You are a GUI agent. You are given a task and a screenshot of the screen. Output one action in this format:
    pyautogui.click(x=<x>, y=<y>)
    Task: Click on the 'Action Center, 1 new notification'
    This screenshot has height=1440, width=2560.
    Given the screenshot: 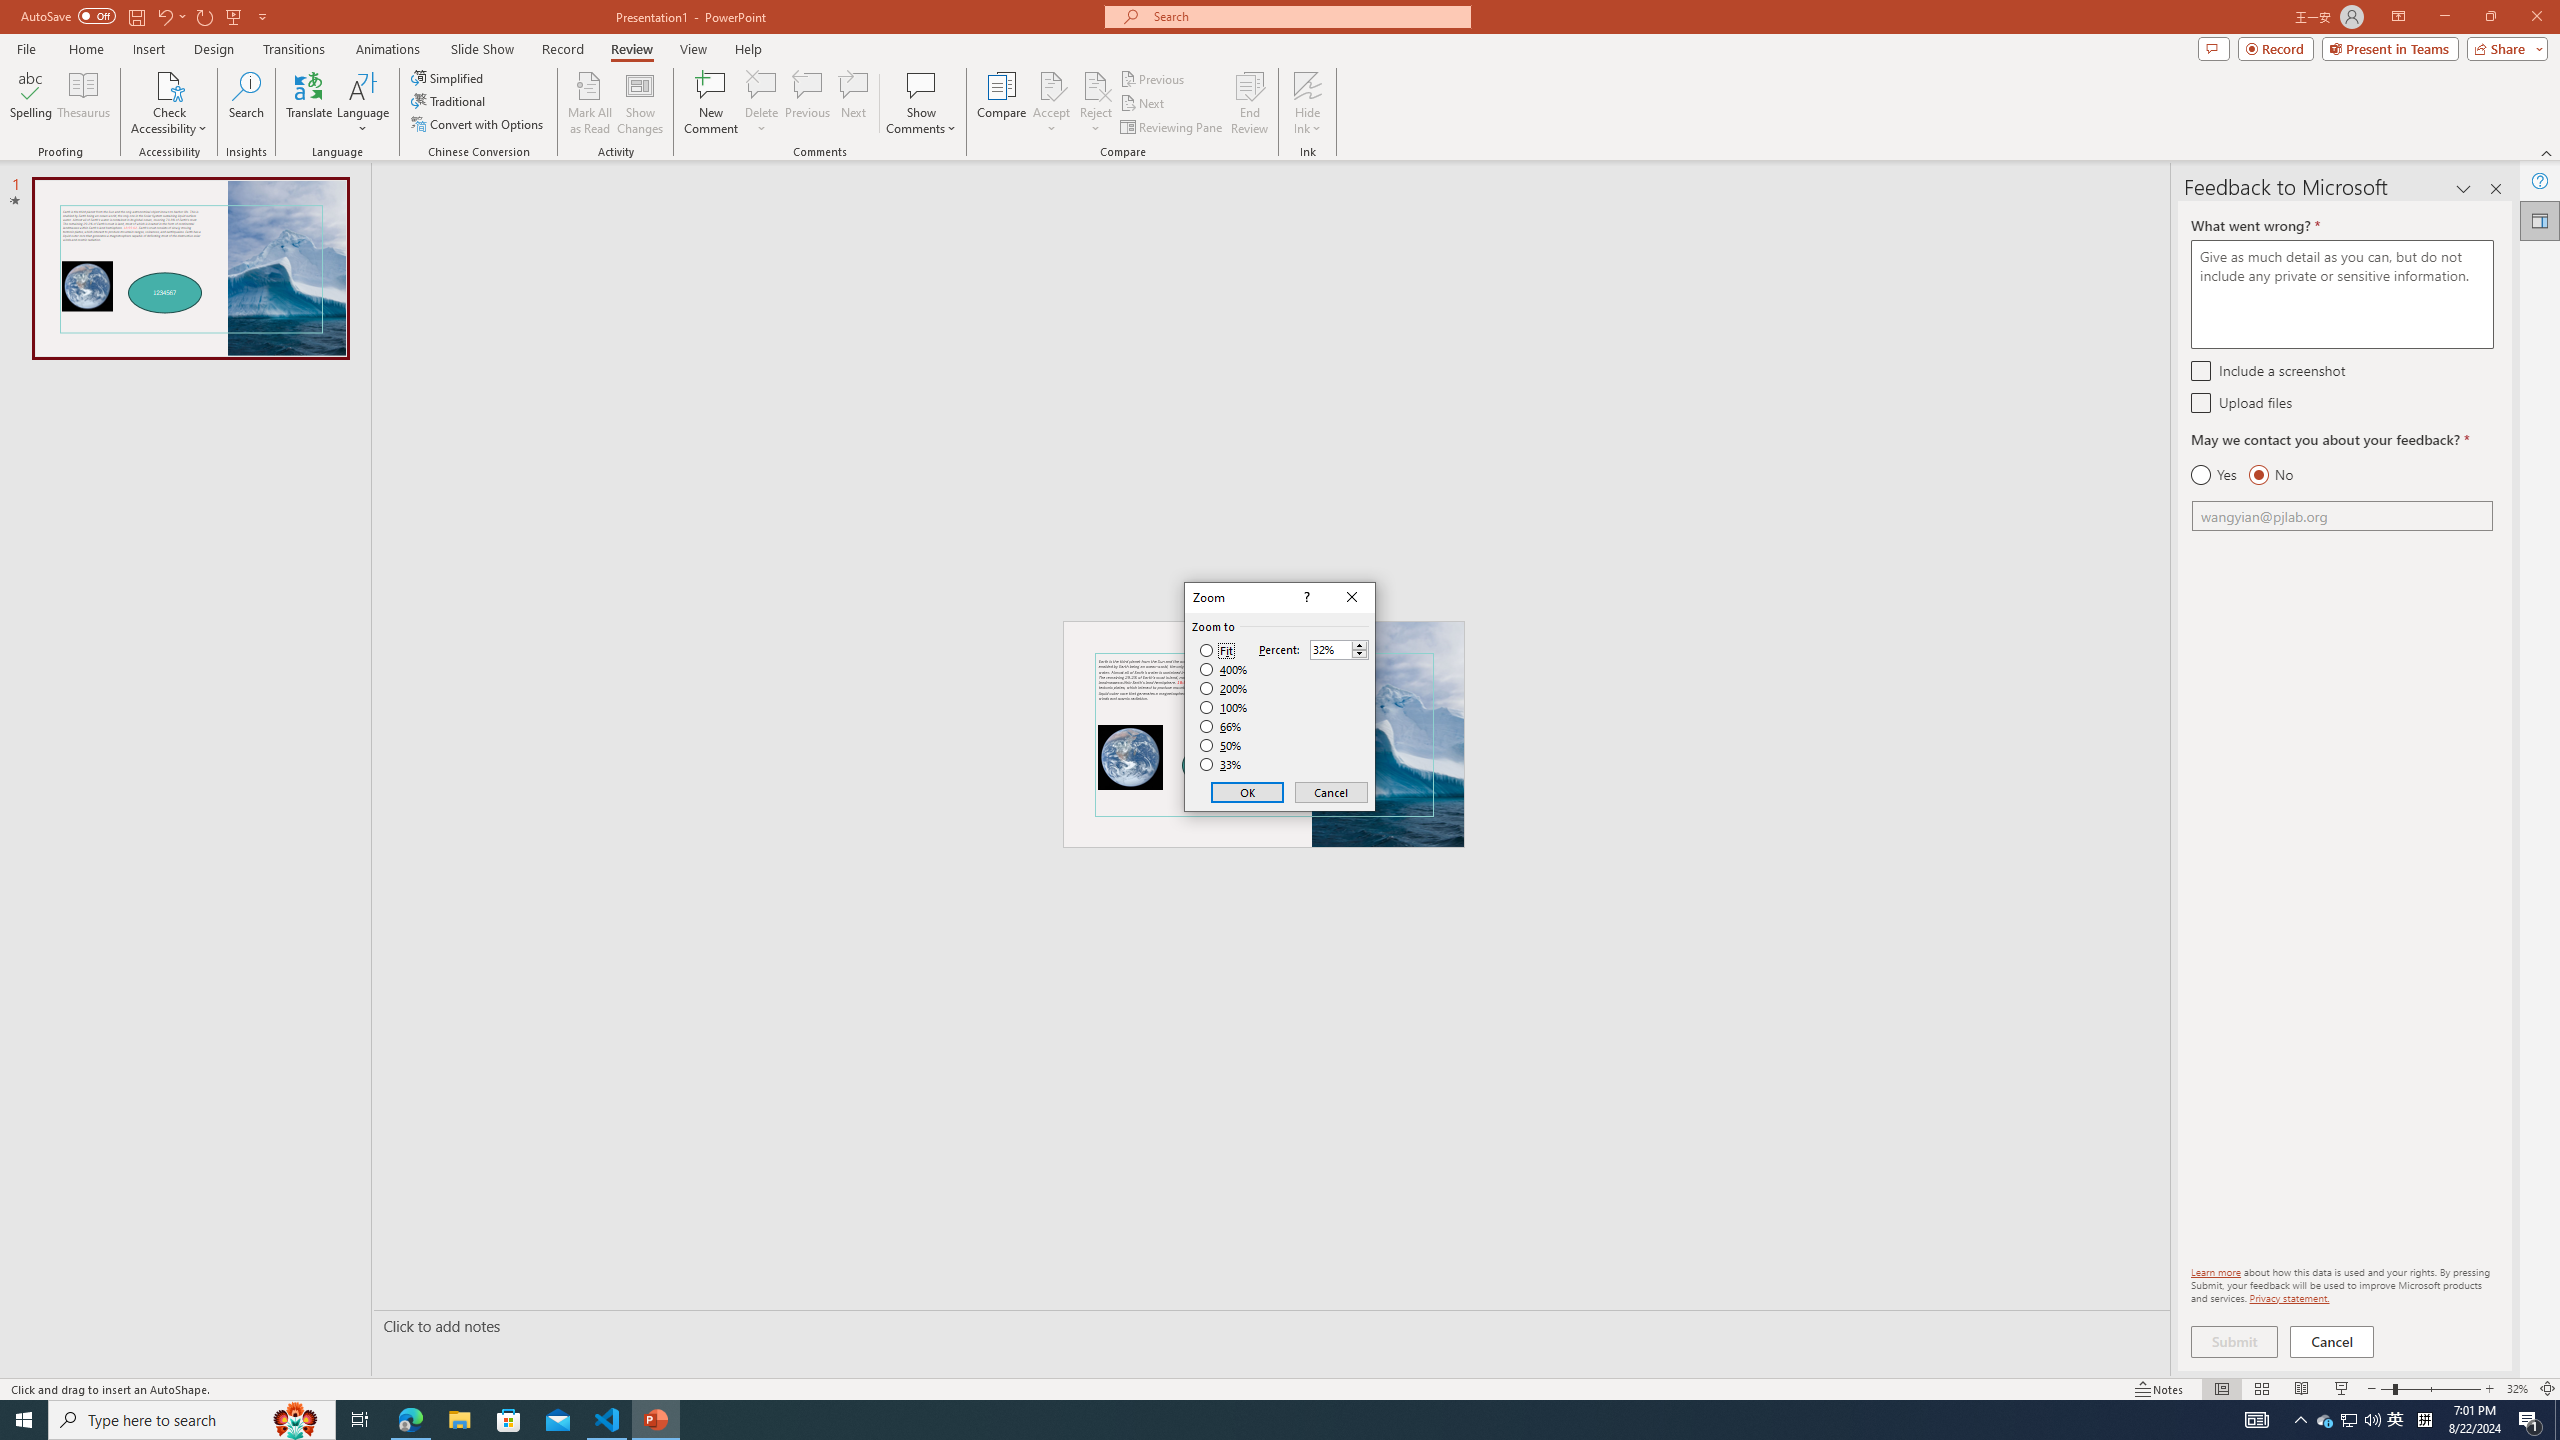 What is the action you would take?
    pyautogui.click(x=2530, y=1418)
    